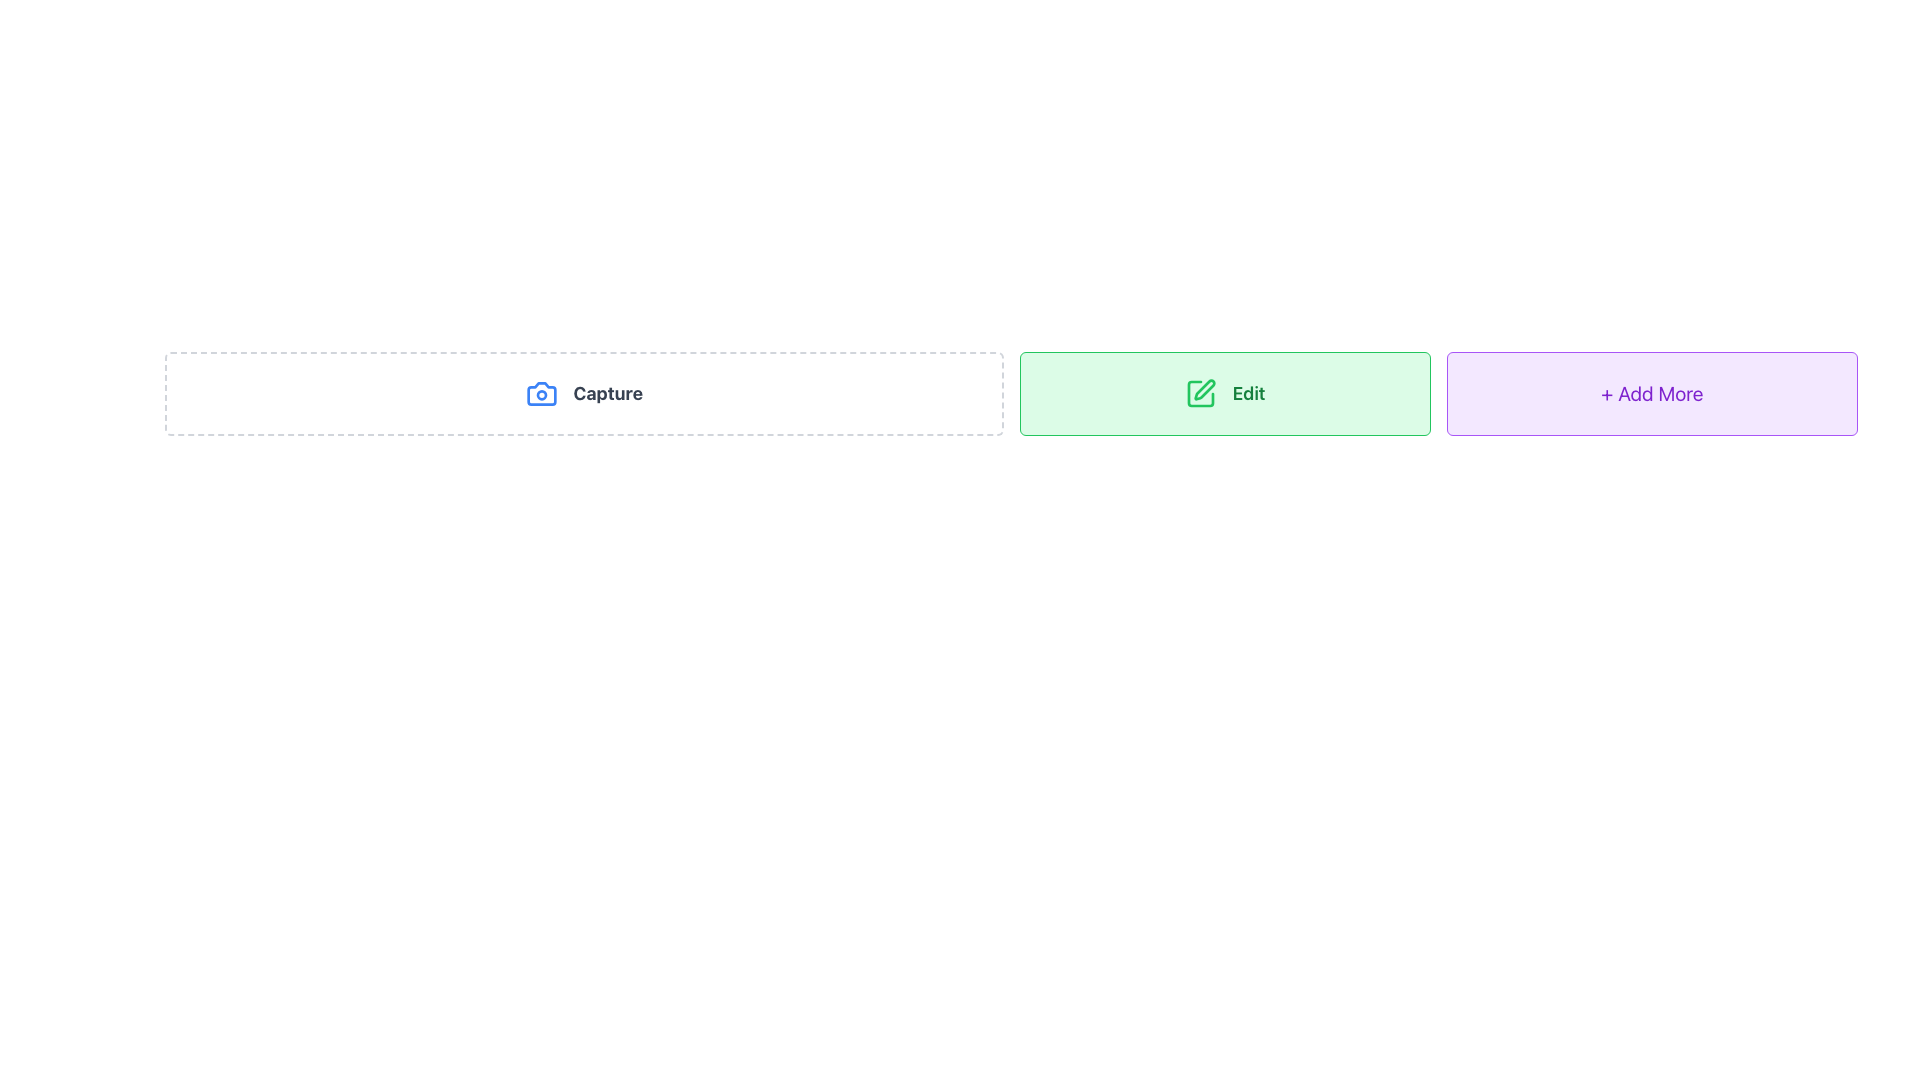  Describe the element at coordinates (1652, 393) in the screenshot. I see `the '+ Add More' button, which is the third and rightmost button in a horizontal group of three buttons, to trigger any hover effects` at that location.